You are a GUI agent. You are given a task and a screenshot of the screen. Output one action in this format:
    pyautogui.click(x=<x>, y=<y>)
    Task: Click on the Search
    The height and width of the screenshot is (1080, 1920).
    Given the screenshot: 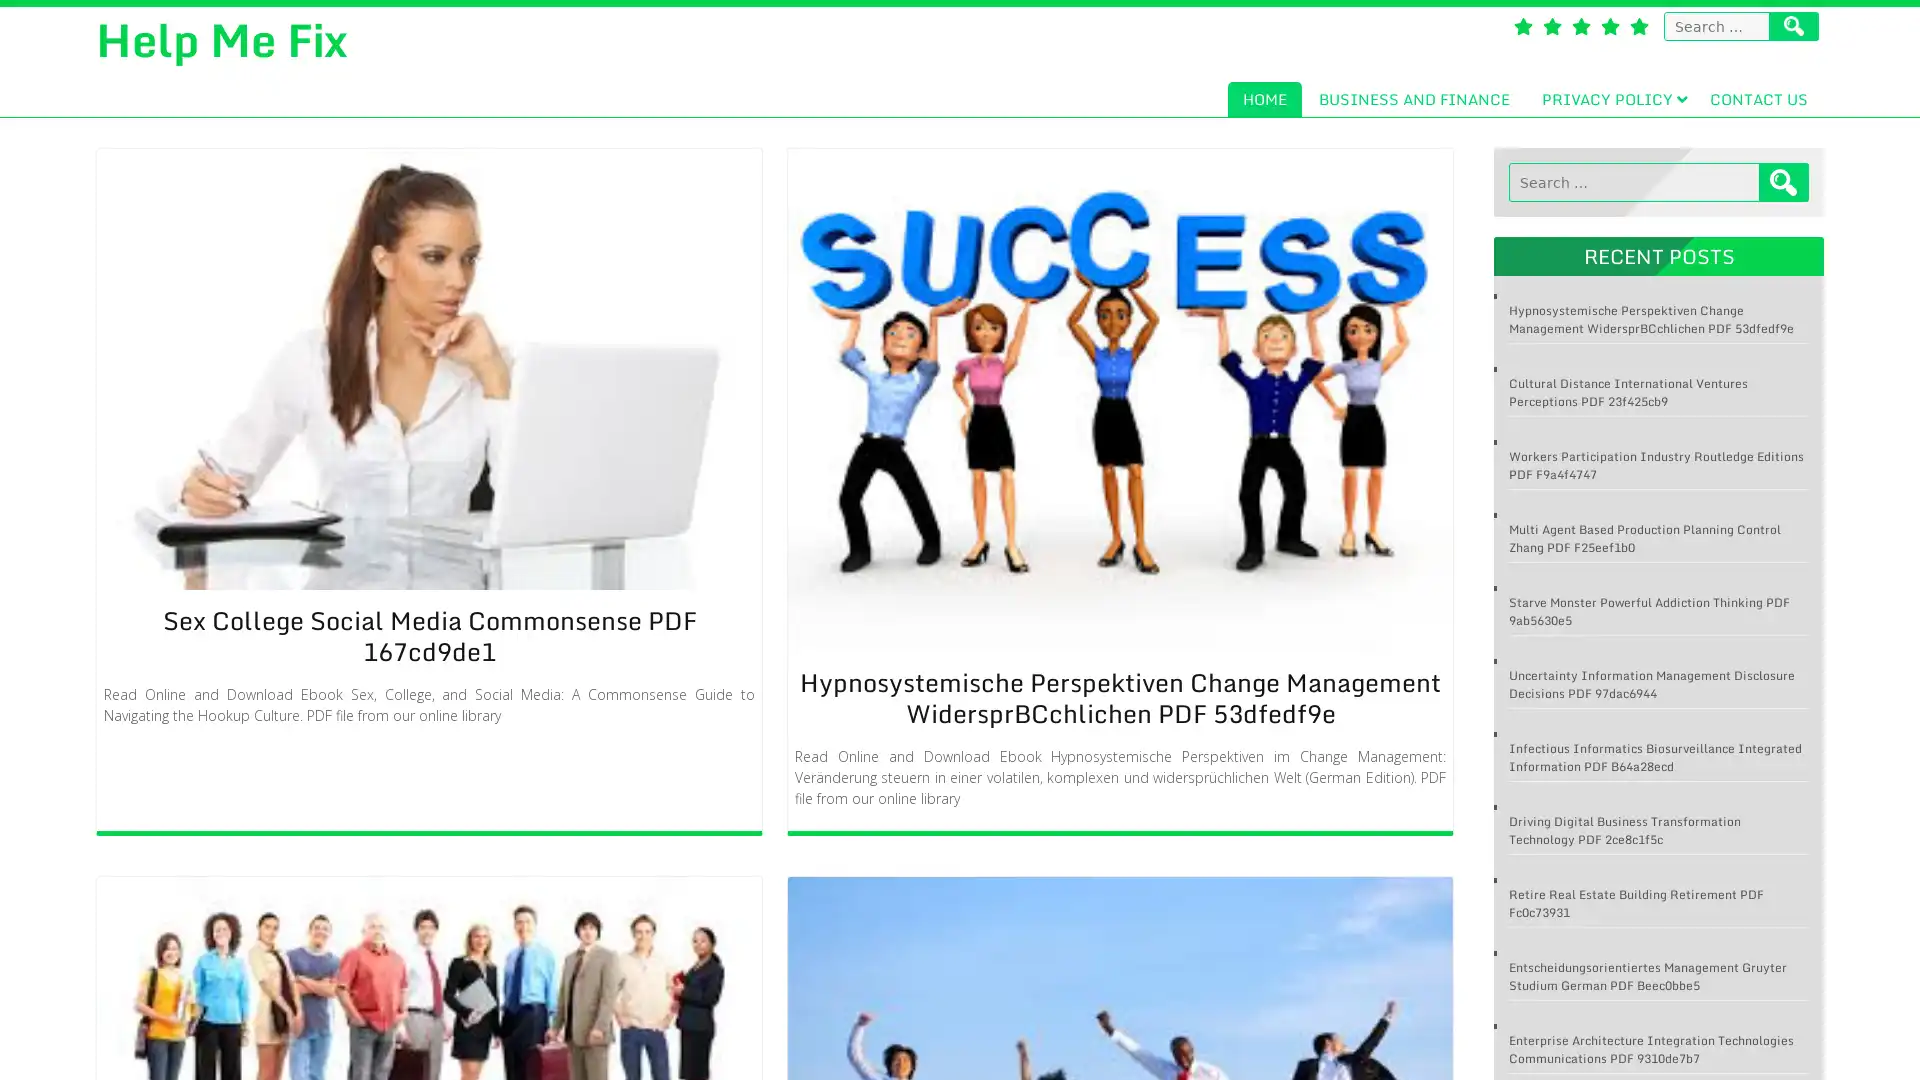 What is the action you would take?
    pyautogui.click(x=1794, y=26)
    